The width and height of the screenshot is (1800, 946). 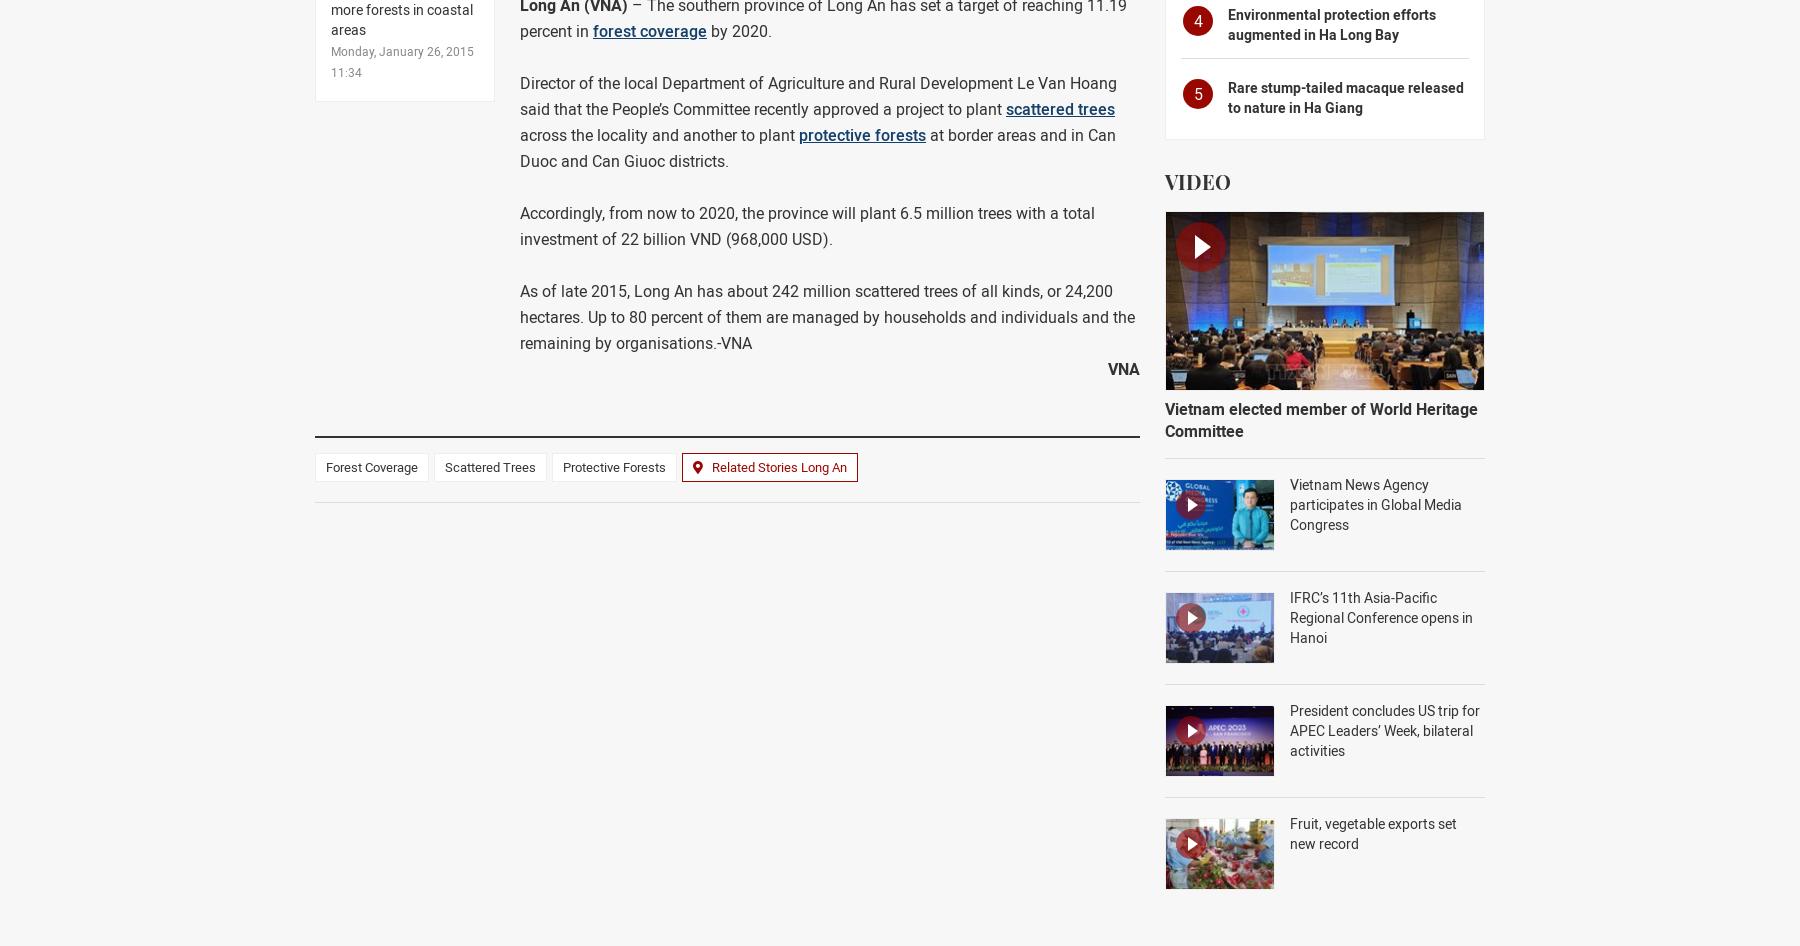 I want to click on 'Fruit, vegetable exports set new record', so click(x=1372, y=833).